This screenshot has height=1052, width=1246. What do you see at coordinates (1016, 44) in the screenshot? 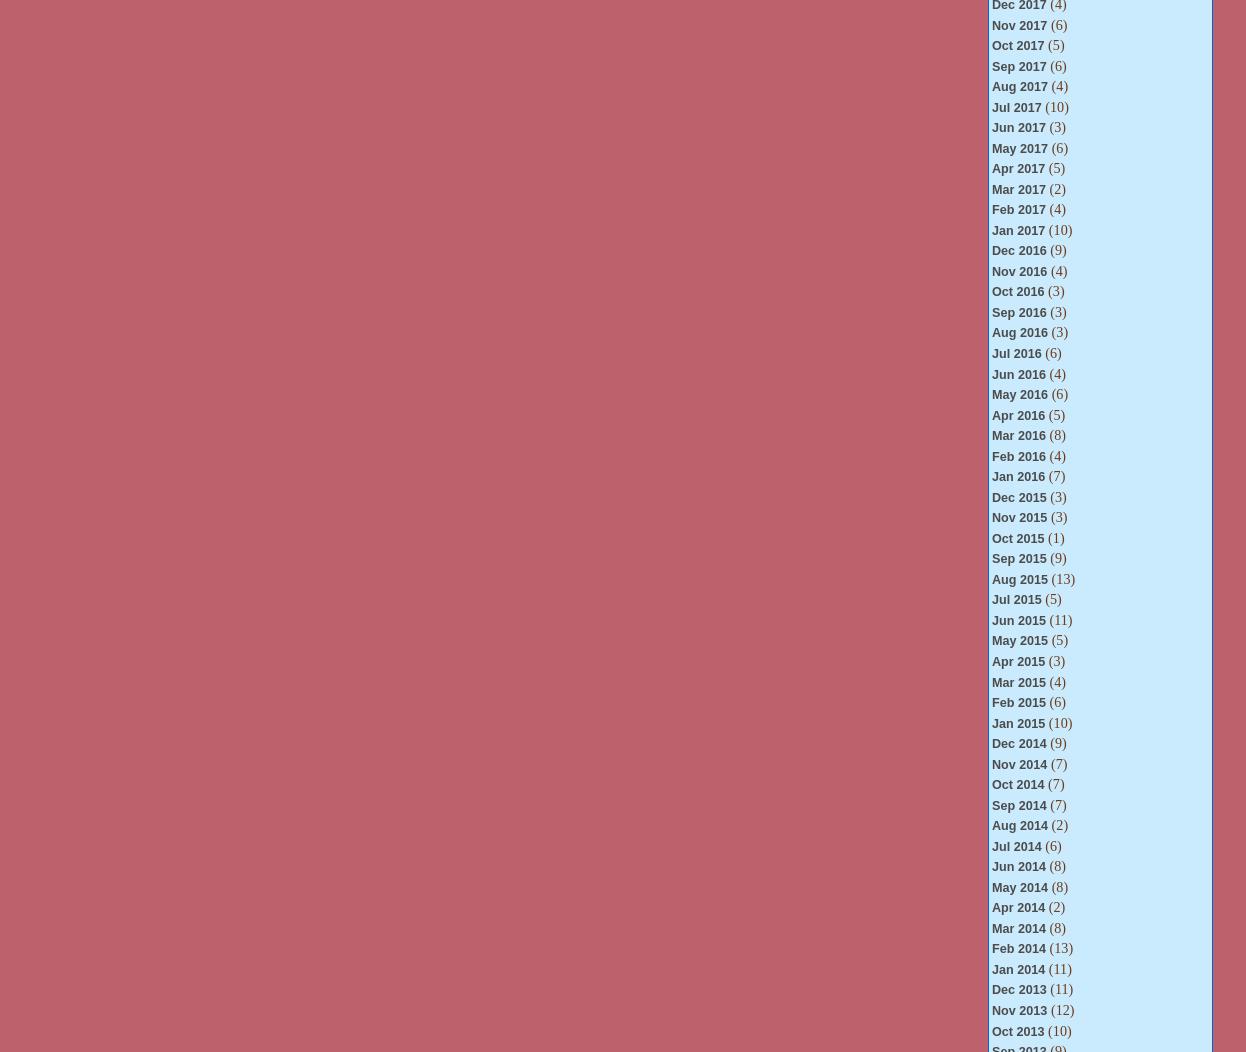
I see `'Oct 2017'` at bounding box center [1016, 44].